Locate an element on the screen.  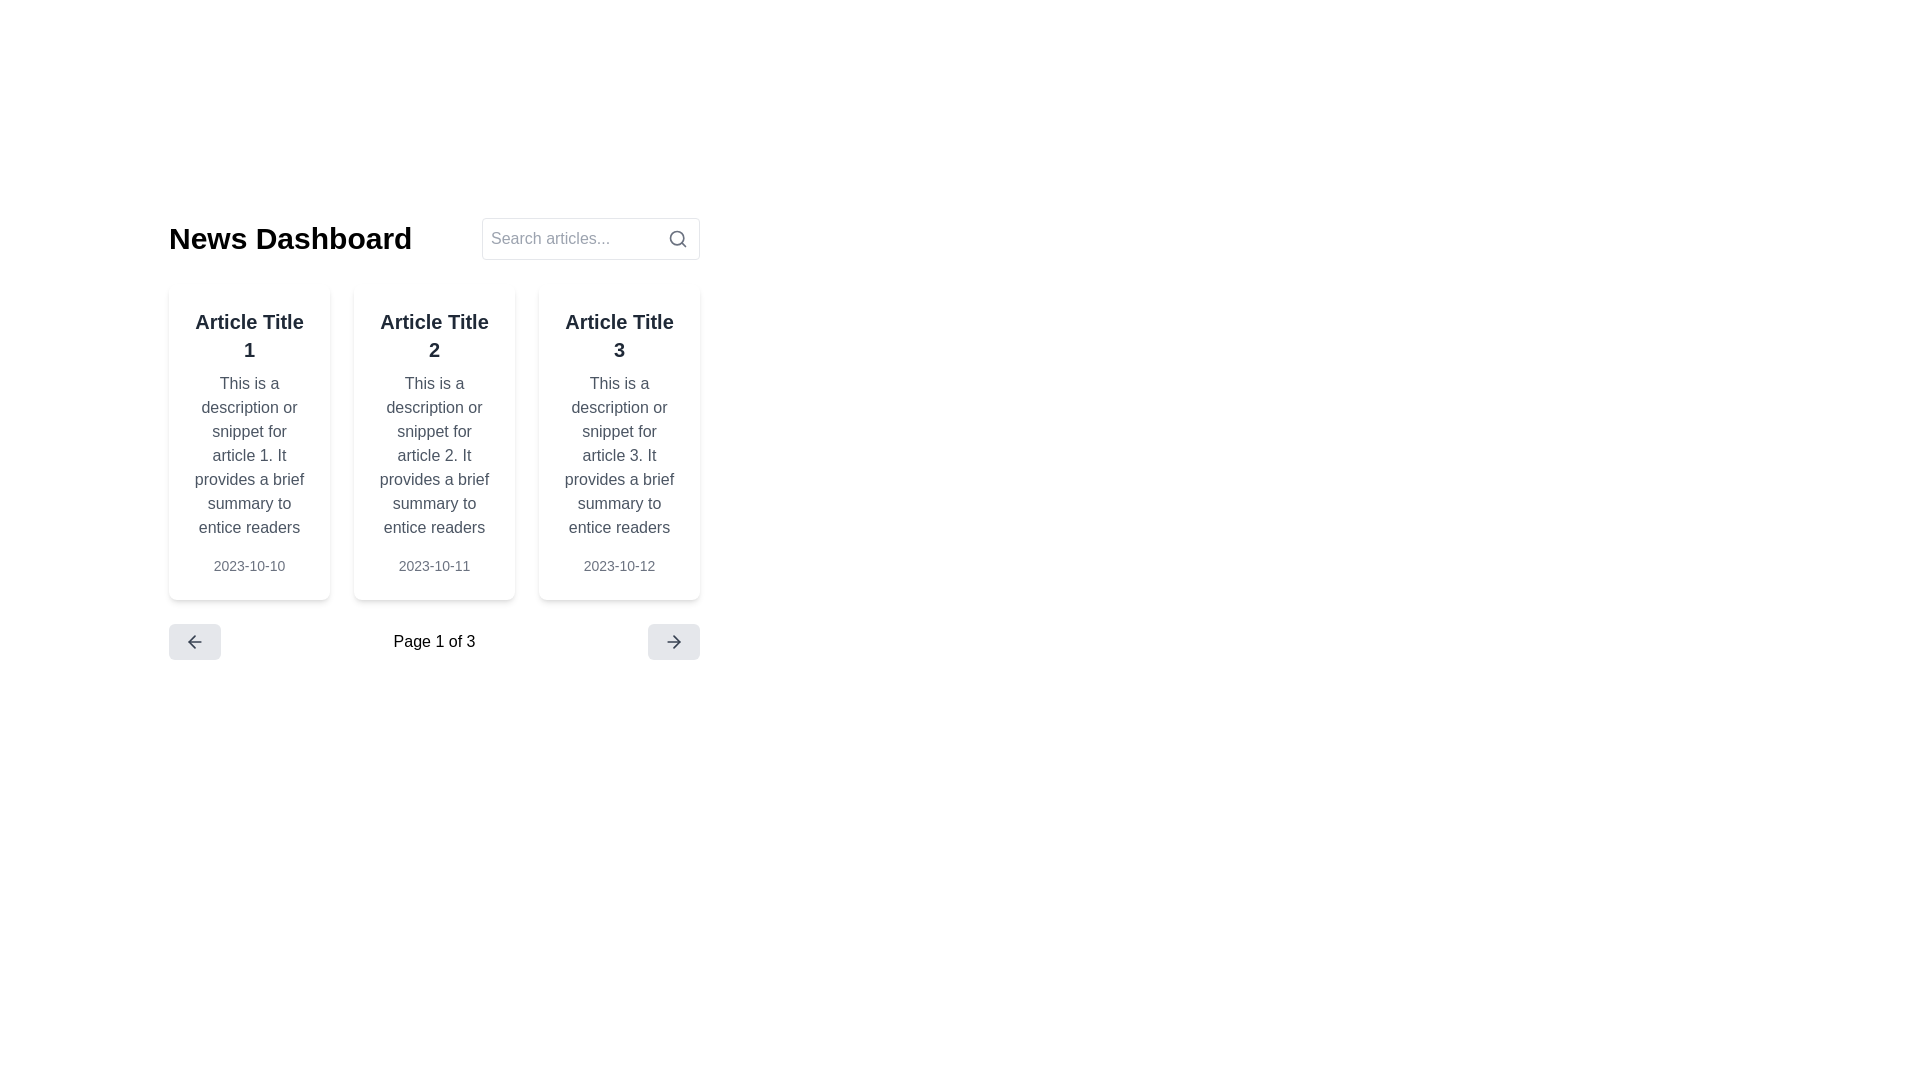
text element displaying the date '2023-10-12', which is styled in a smaller gray font and located at the bottom of the third card in the 'News Dashboard' section is located at coordinates (618, 566).